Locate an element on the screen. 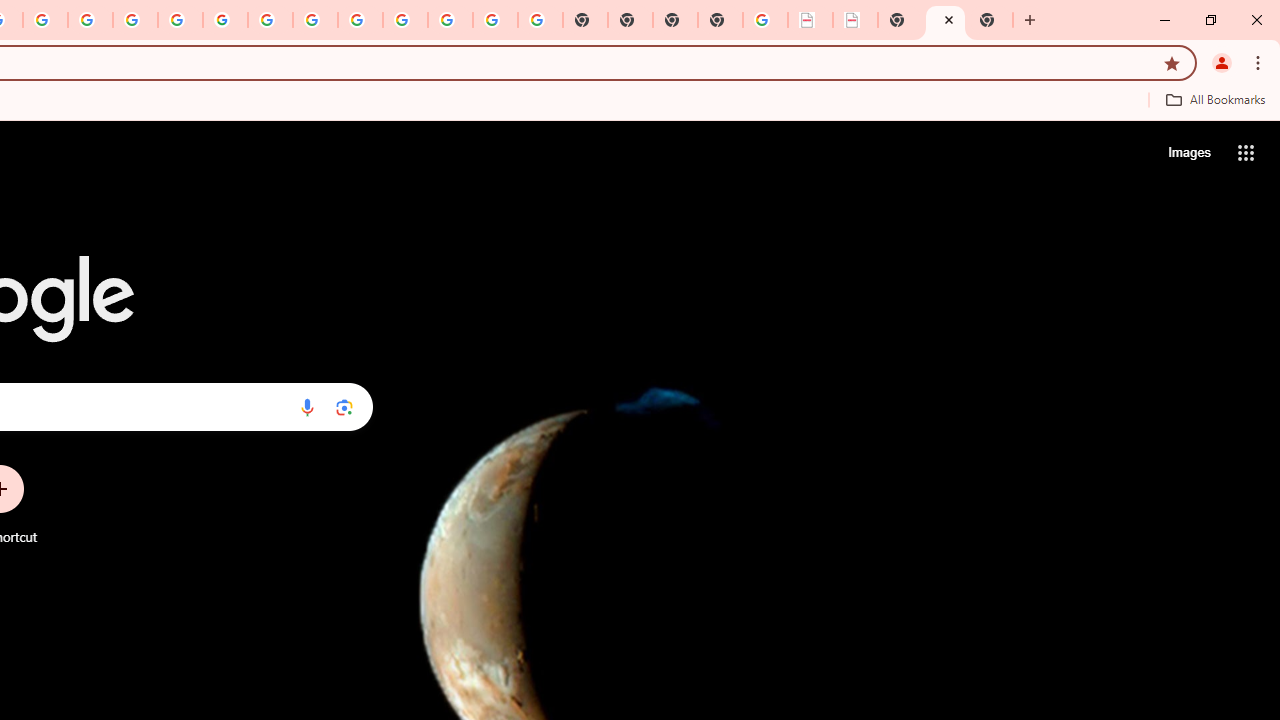 This screenshot has width=1280, height=720. 'Search by image' is located at coordinates (344, 406).